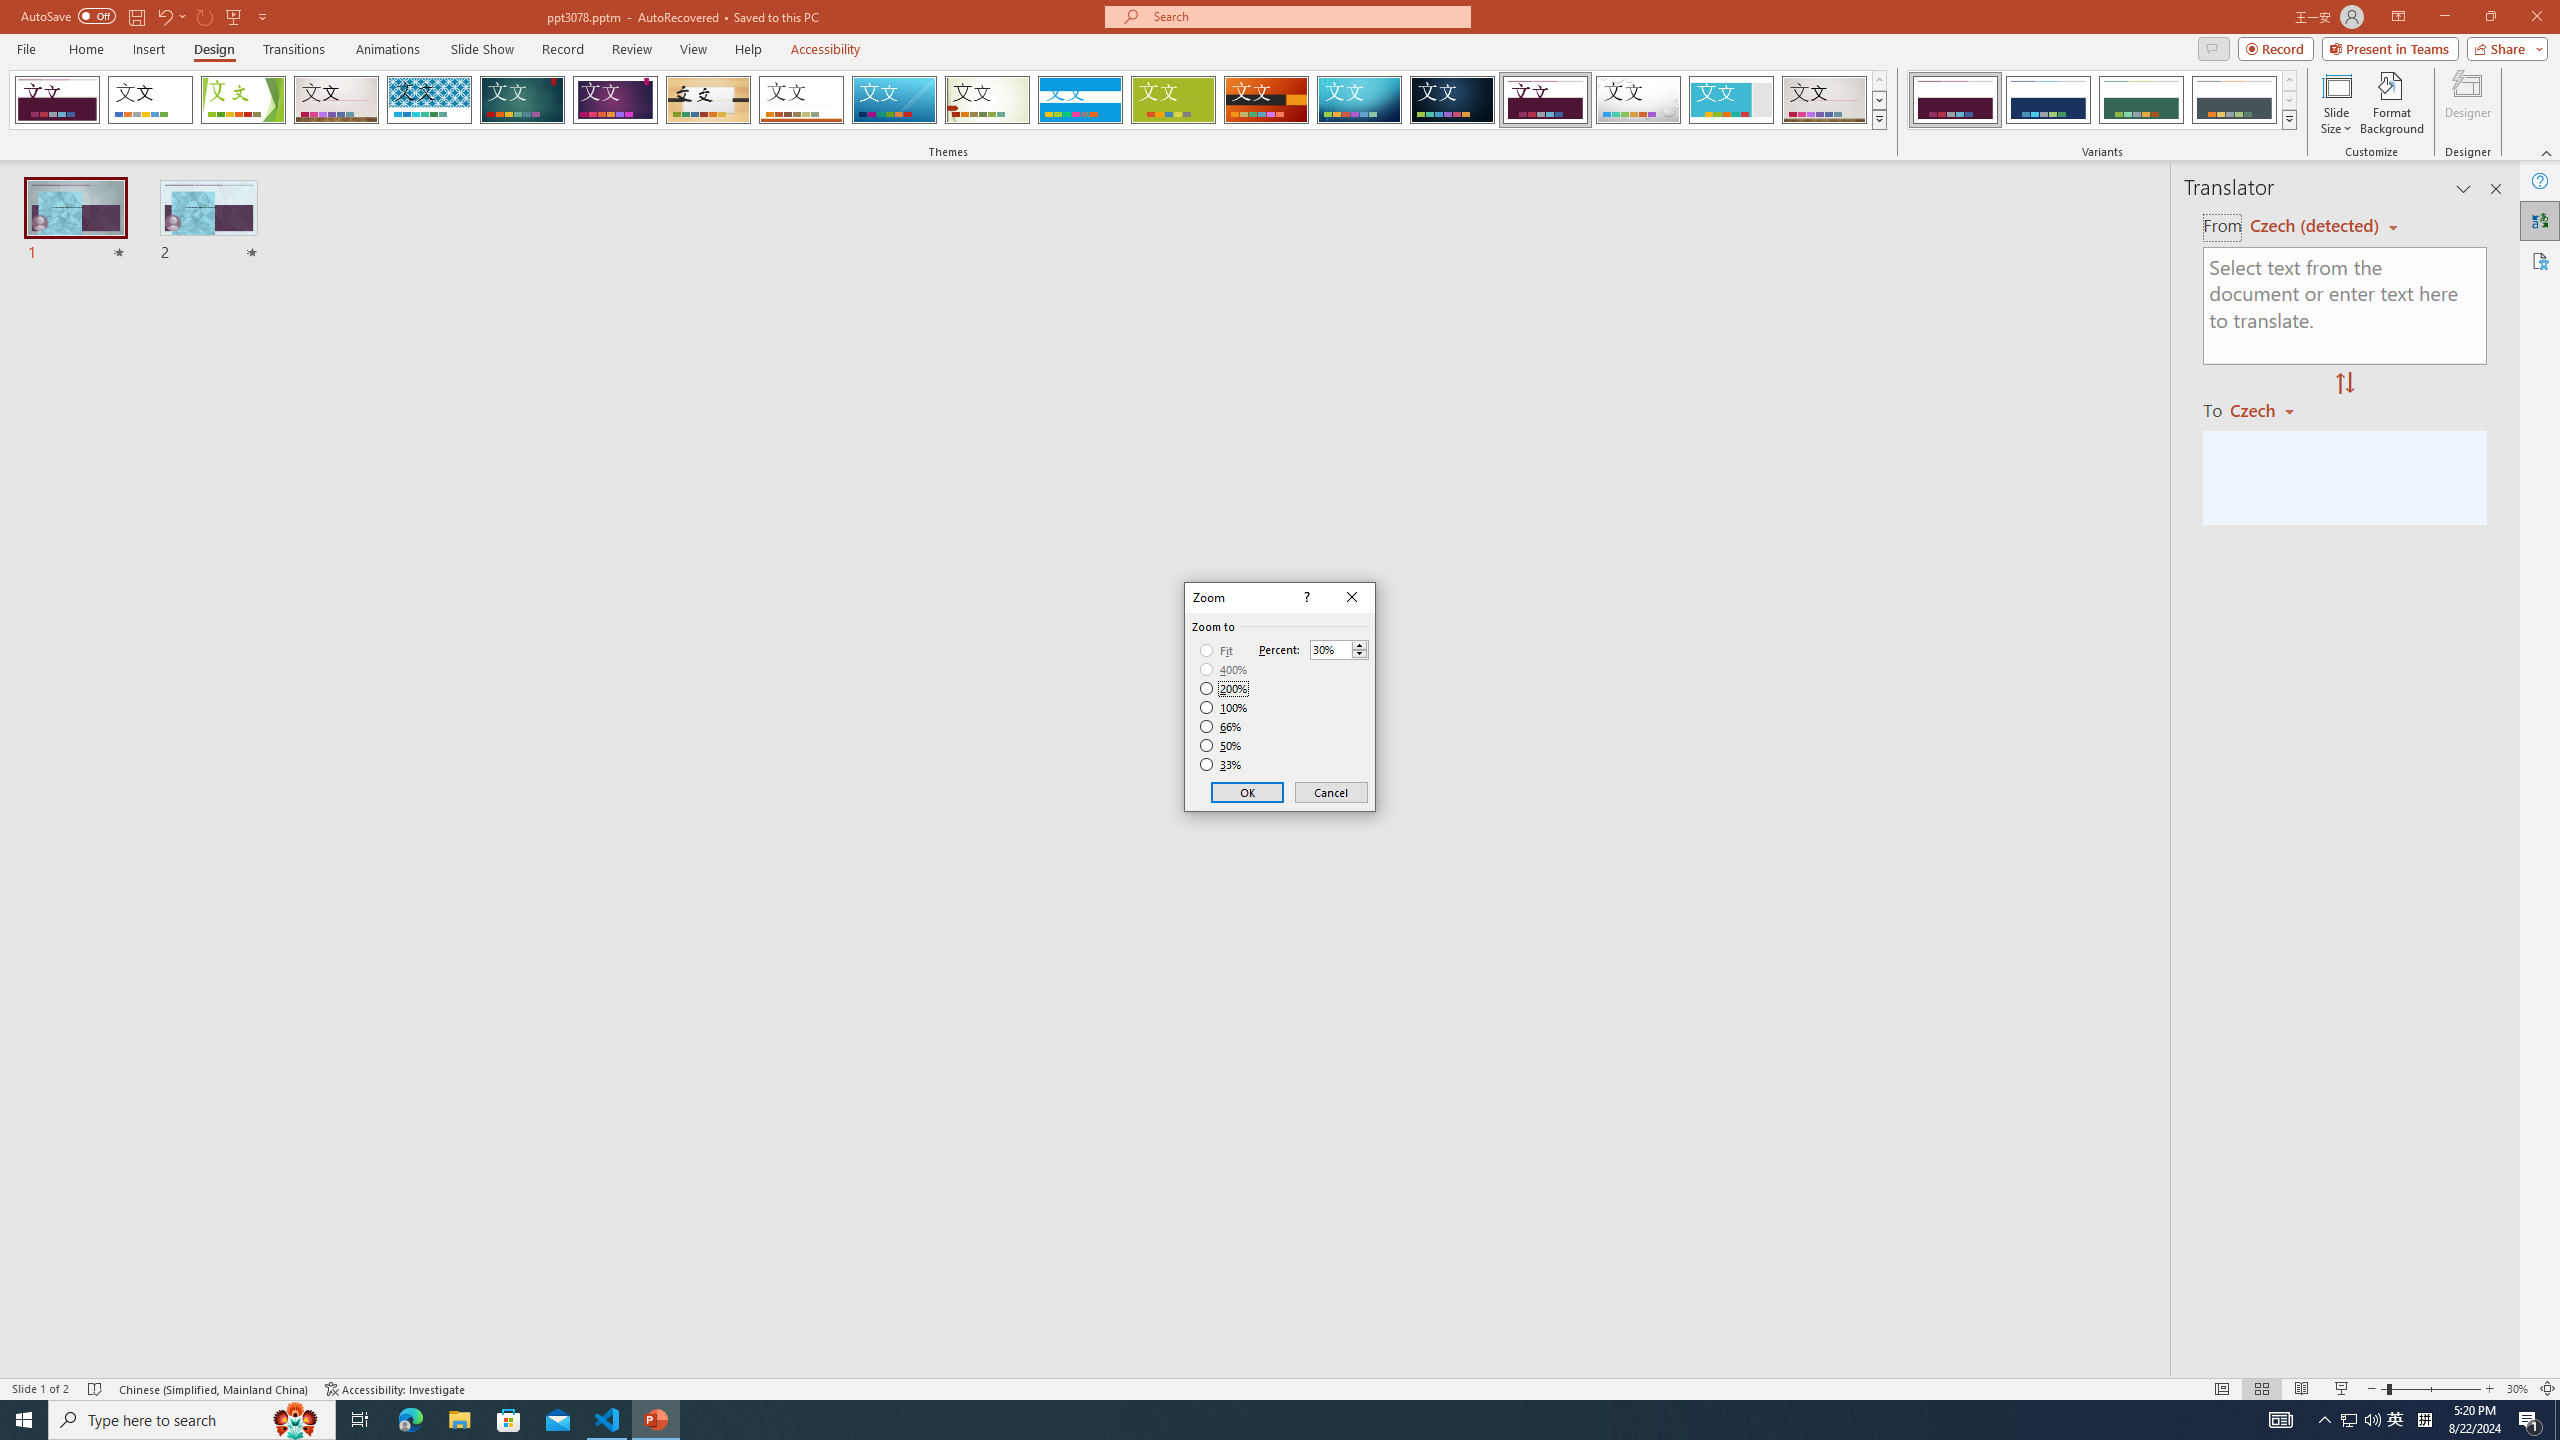  I want to click on 'AutomationID: ThemeVariantsGallery', so click(2103, 99).